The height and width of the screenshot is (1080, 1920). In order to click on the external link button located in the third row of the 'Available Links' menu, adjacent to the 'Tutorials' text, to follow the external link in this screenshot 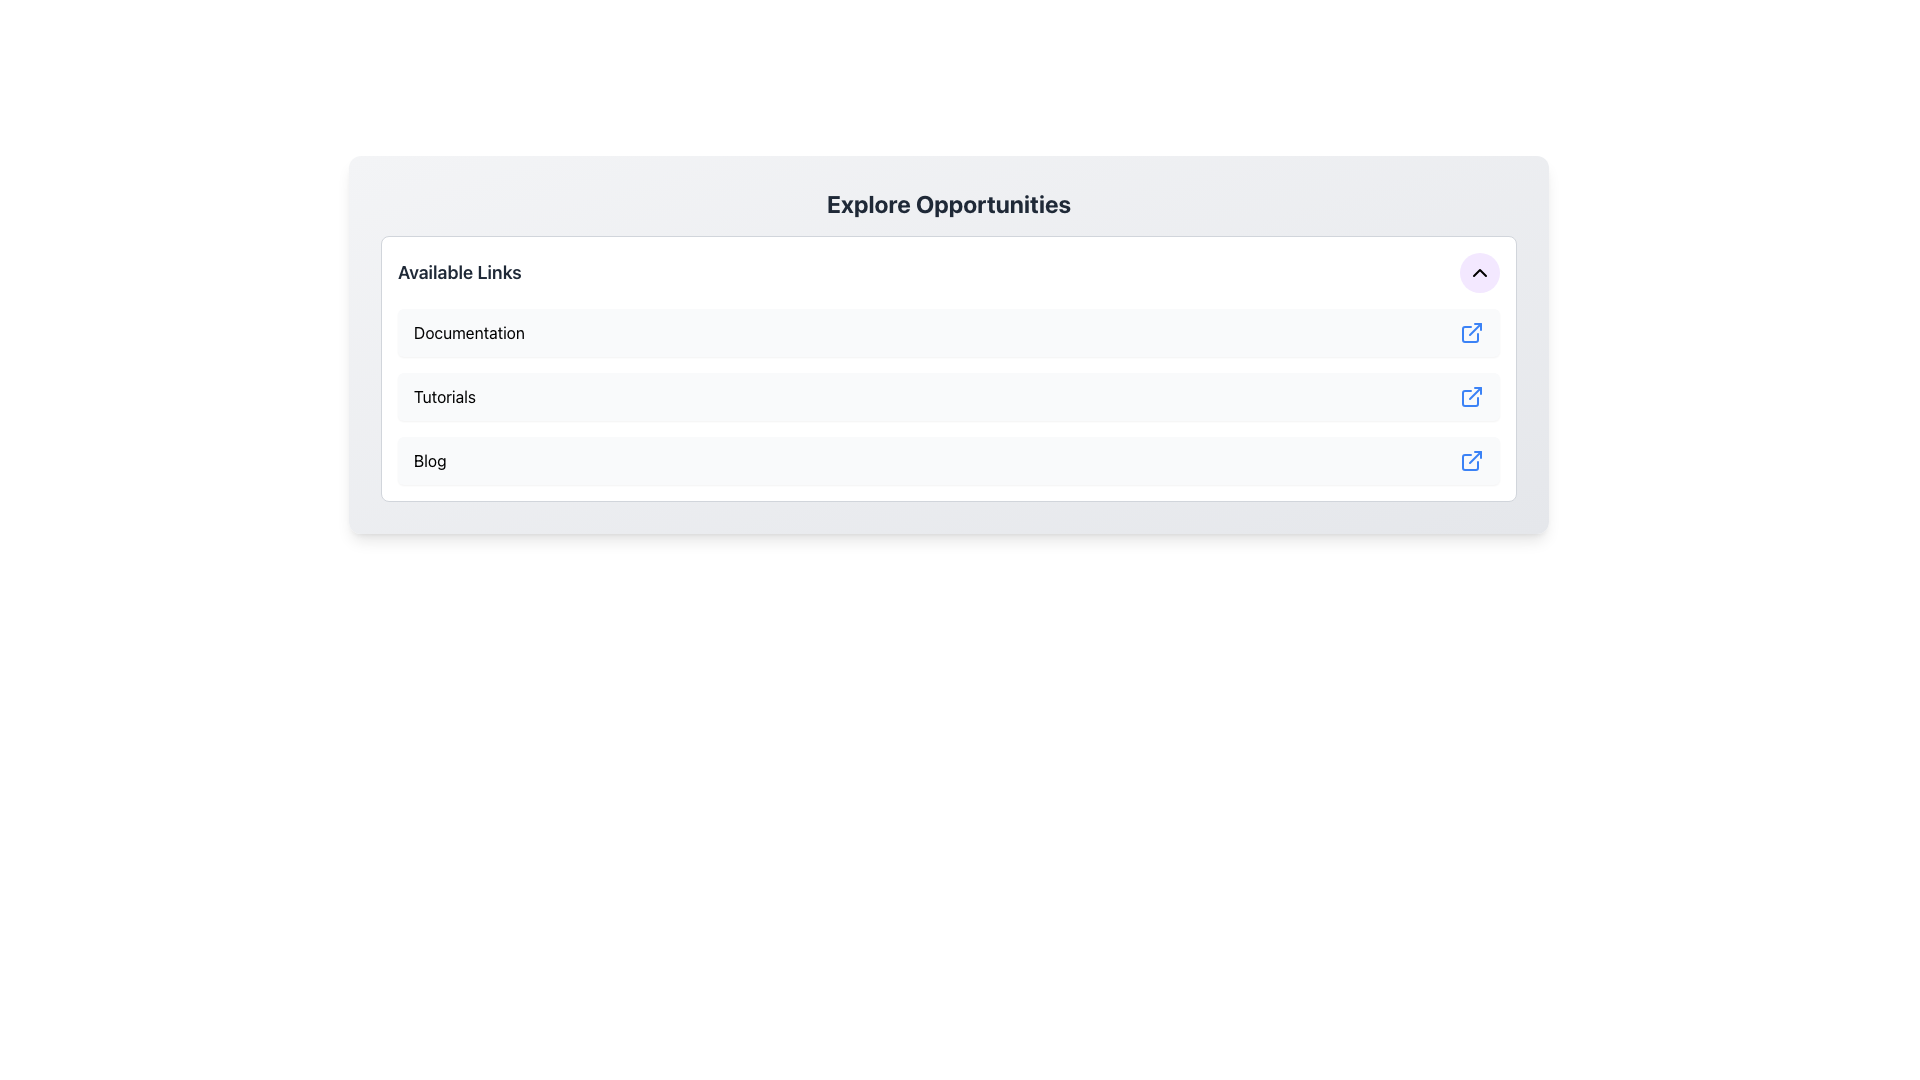, I will do `click(1472, 397)`.